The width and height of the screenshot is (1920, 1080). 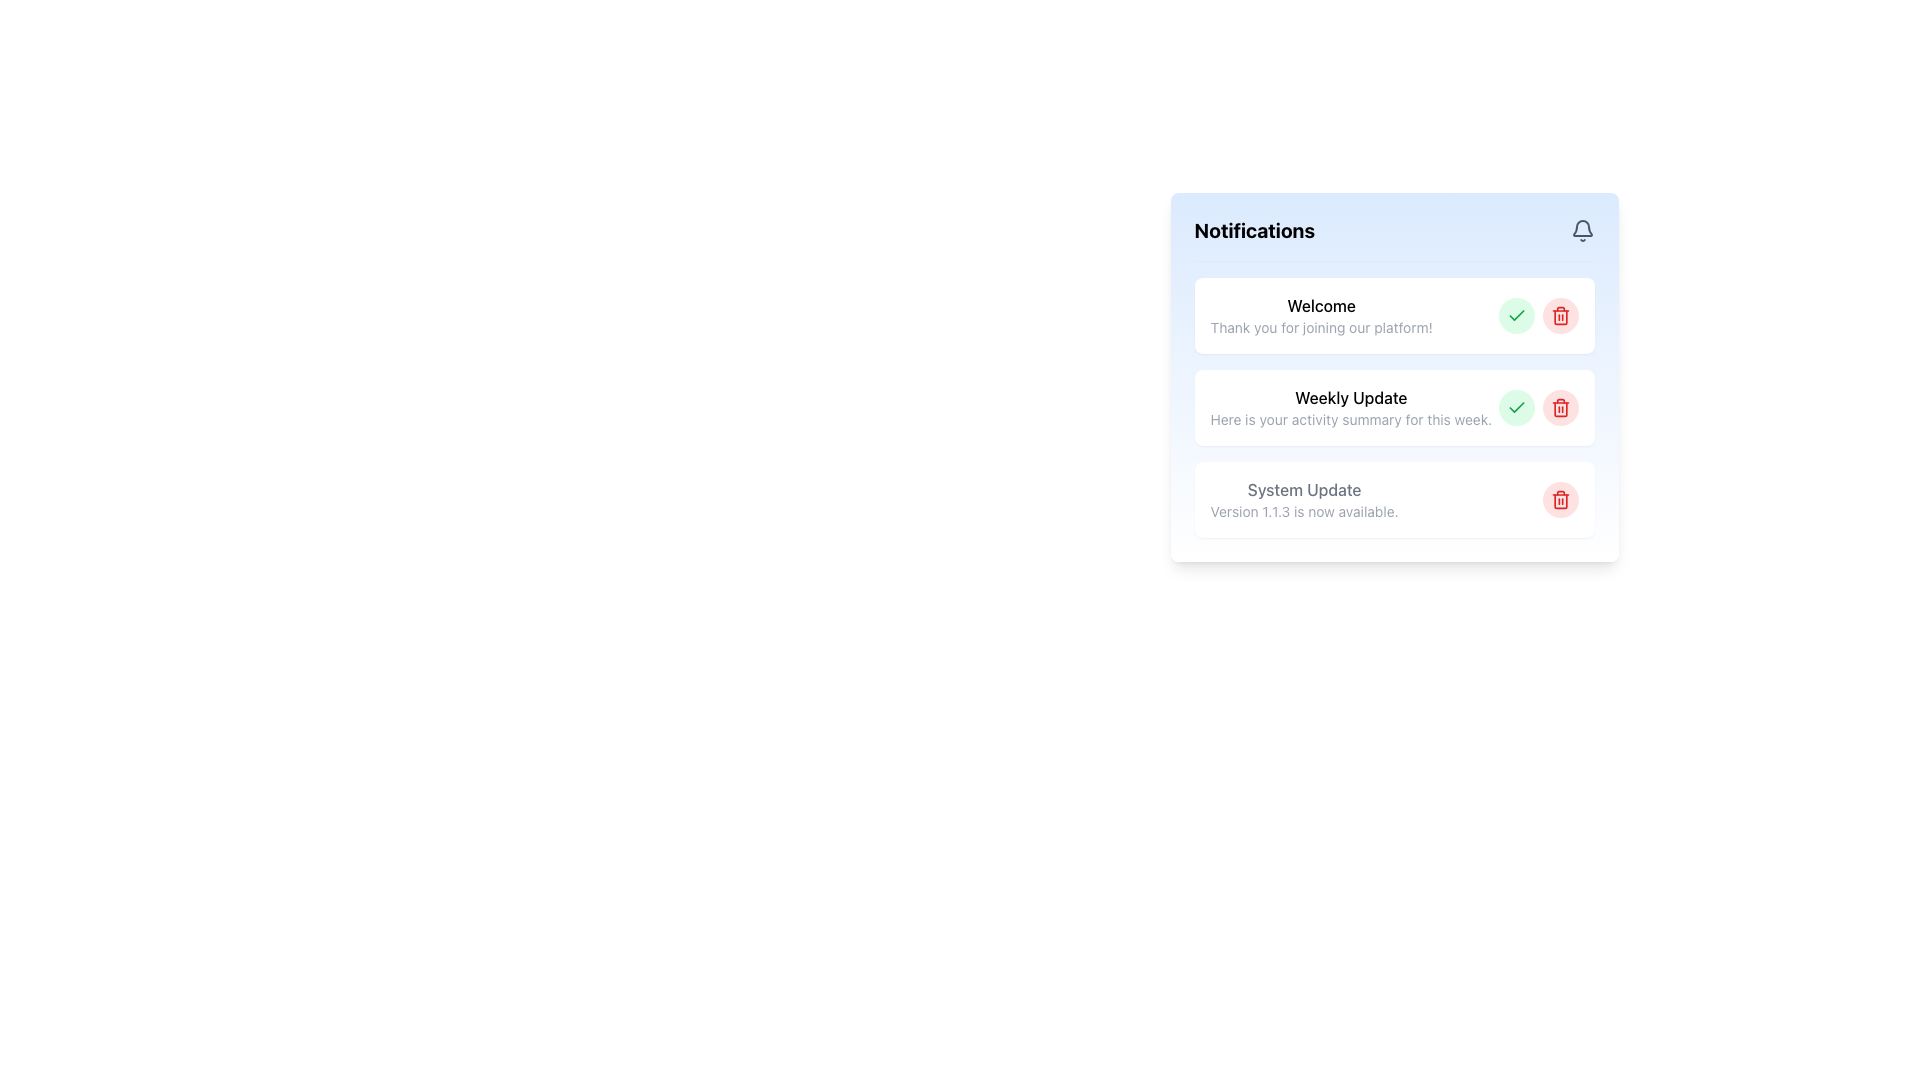 What do you see at coordinates (1516, 315) in the screenshot?
I see `the button in the uppermost notification card on the right side to mark the associated notification as resolved or acknowledged` at bounding box center [1516, 315].